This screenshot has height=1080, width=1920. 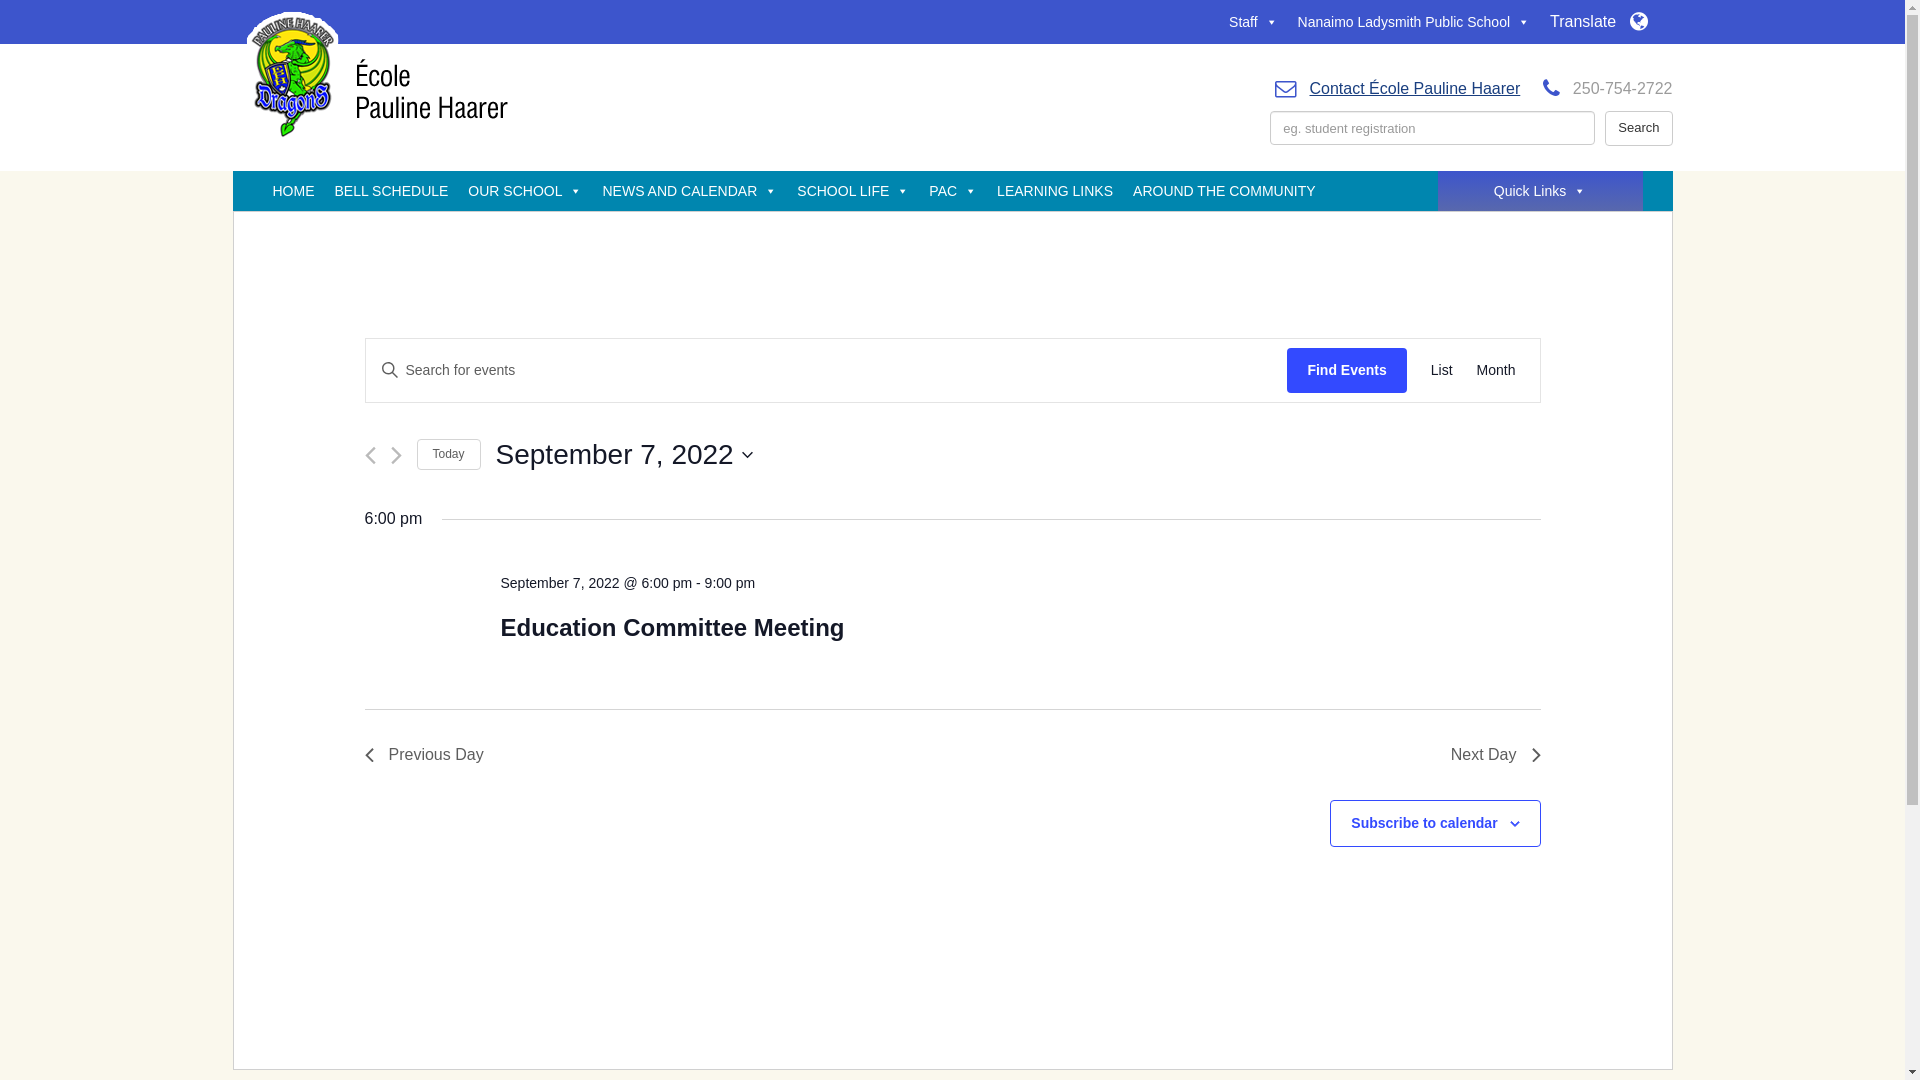 I want to click on 'Today', so click(x=446, y=454).